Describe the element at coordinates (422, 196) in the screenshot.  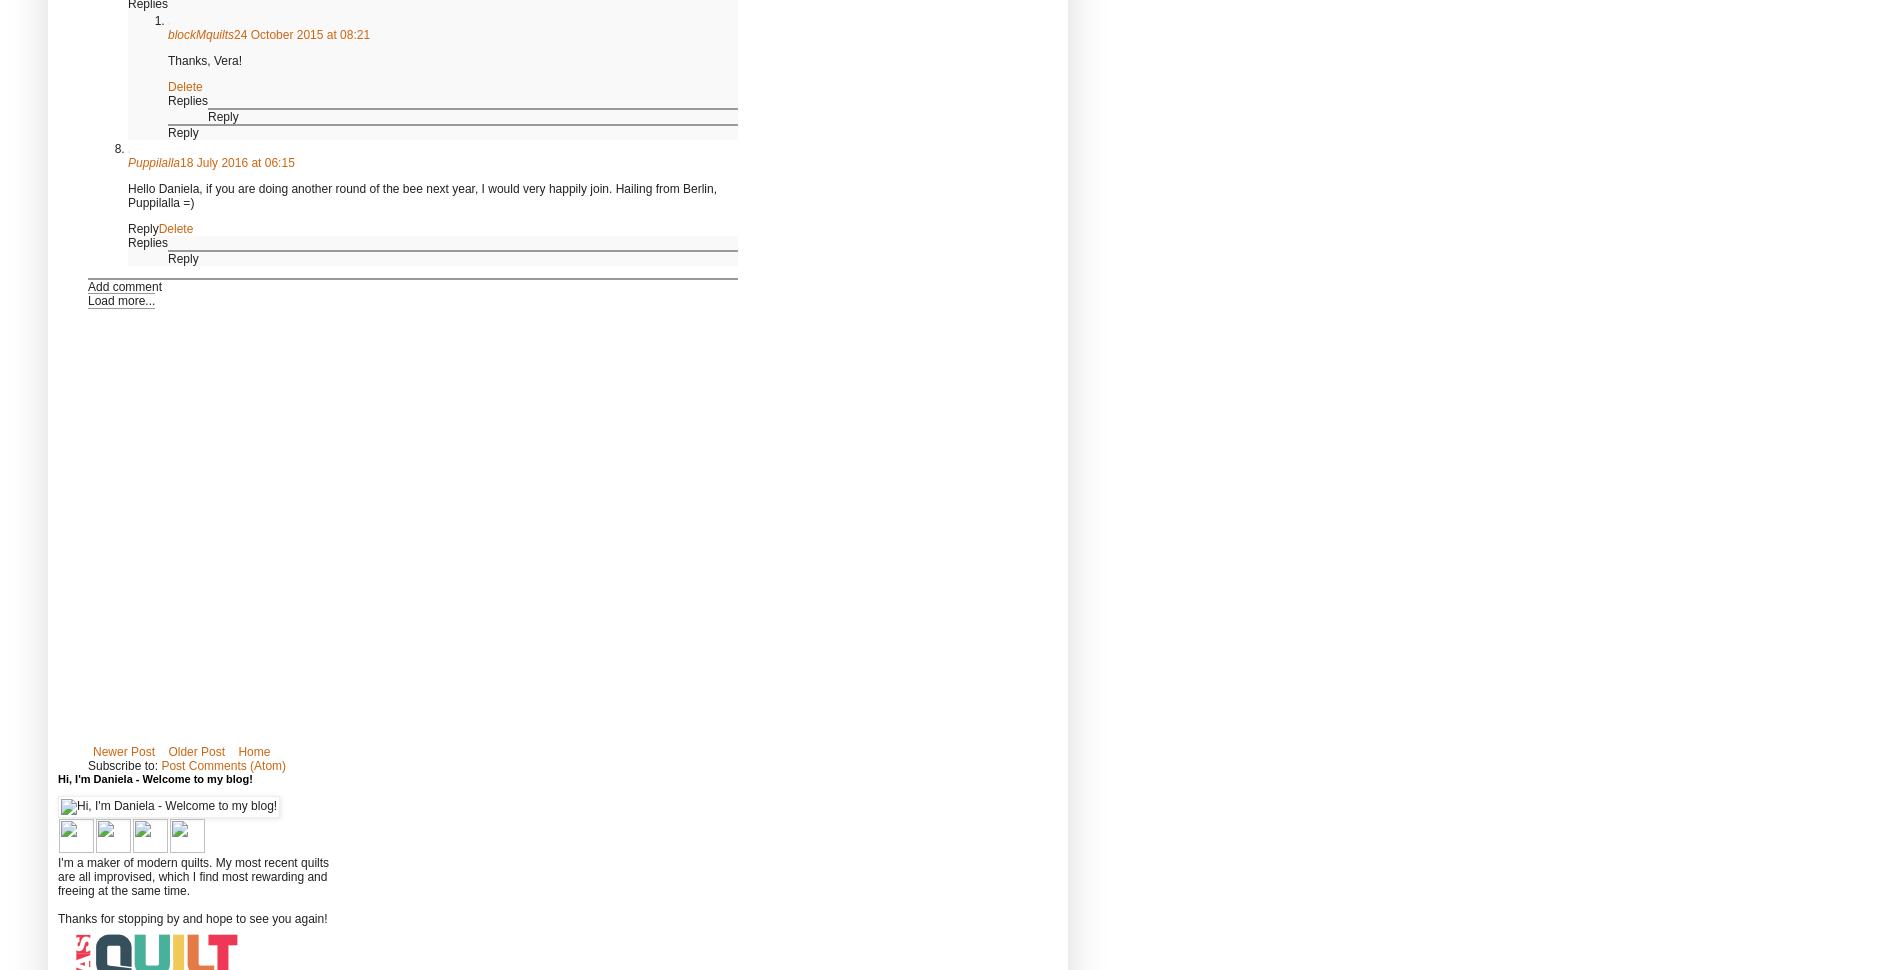
I see `'Hello Daniela, if you are doing another round of the bee next year, I would very happily join. Hailing from Berlin, Puppilalla =)'` at that location.